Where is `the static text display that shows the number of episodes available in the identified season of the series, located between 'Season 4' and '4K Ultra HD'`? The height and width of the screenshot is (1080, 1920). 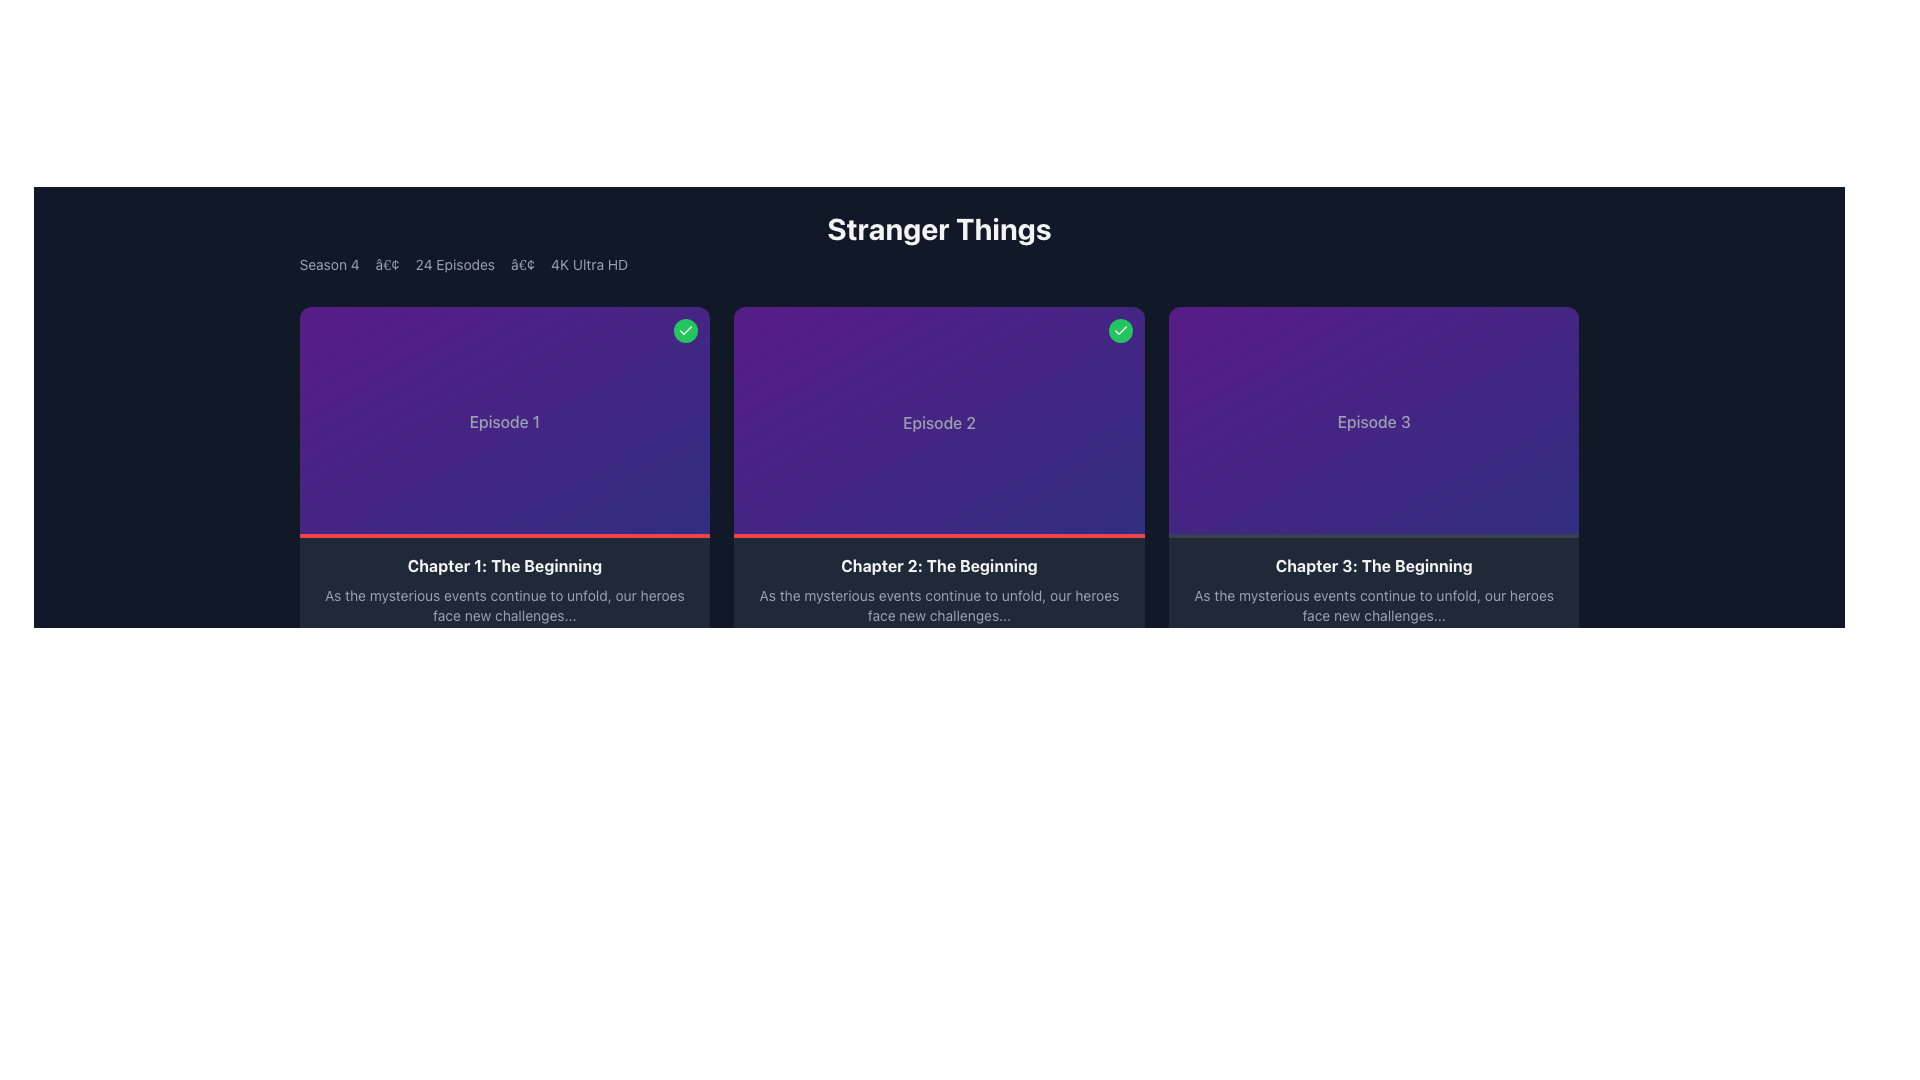 the static text display that shows the number of episodes available in the identified season of the series, located between 'Season 4' and '4K Ultra HD' is located at coordinates (454, 264).